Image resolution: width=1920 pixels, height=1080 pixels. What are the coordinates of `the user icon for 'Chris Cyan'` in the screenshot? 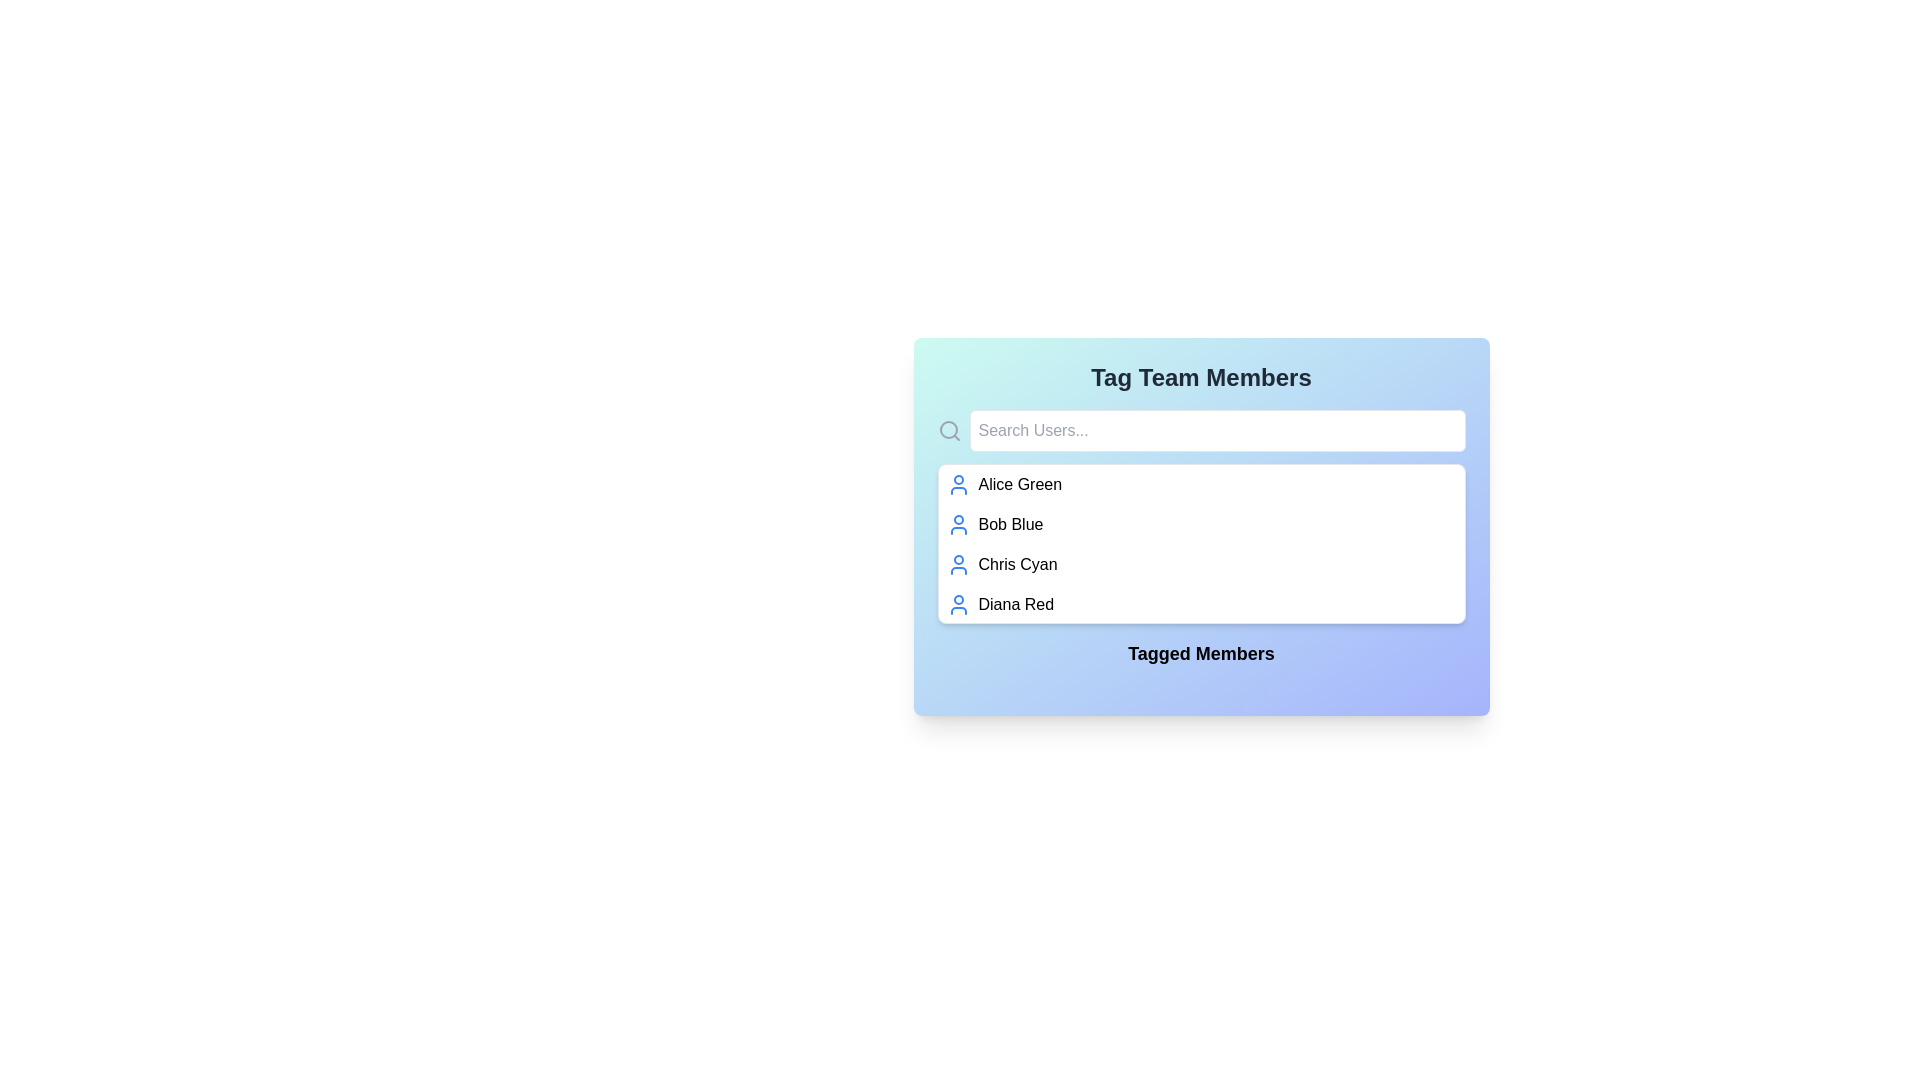 It's located at (957, 564).